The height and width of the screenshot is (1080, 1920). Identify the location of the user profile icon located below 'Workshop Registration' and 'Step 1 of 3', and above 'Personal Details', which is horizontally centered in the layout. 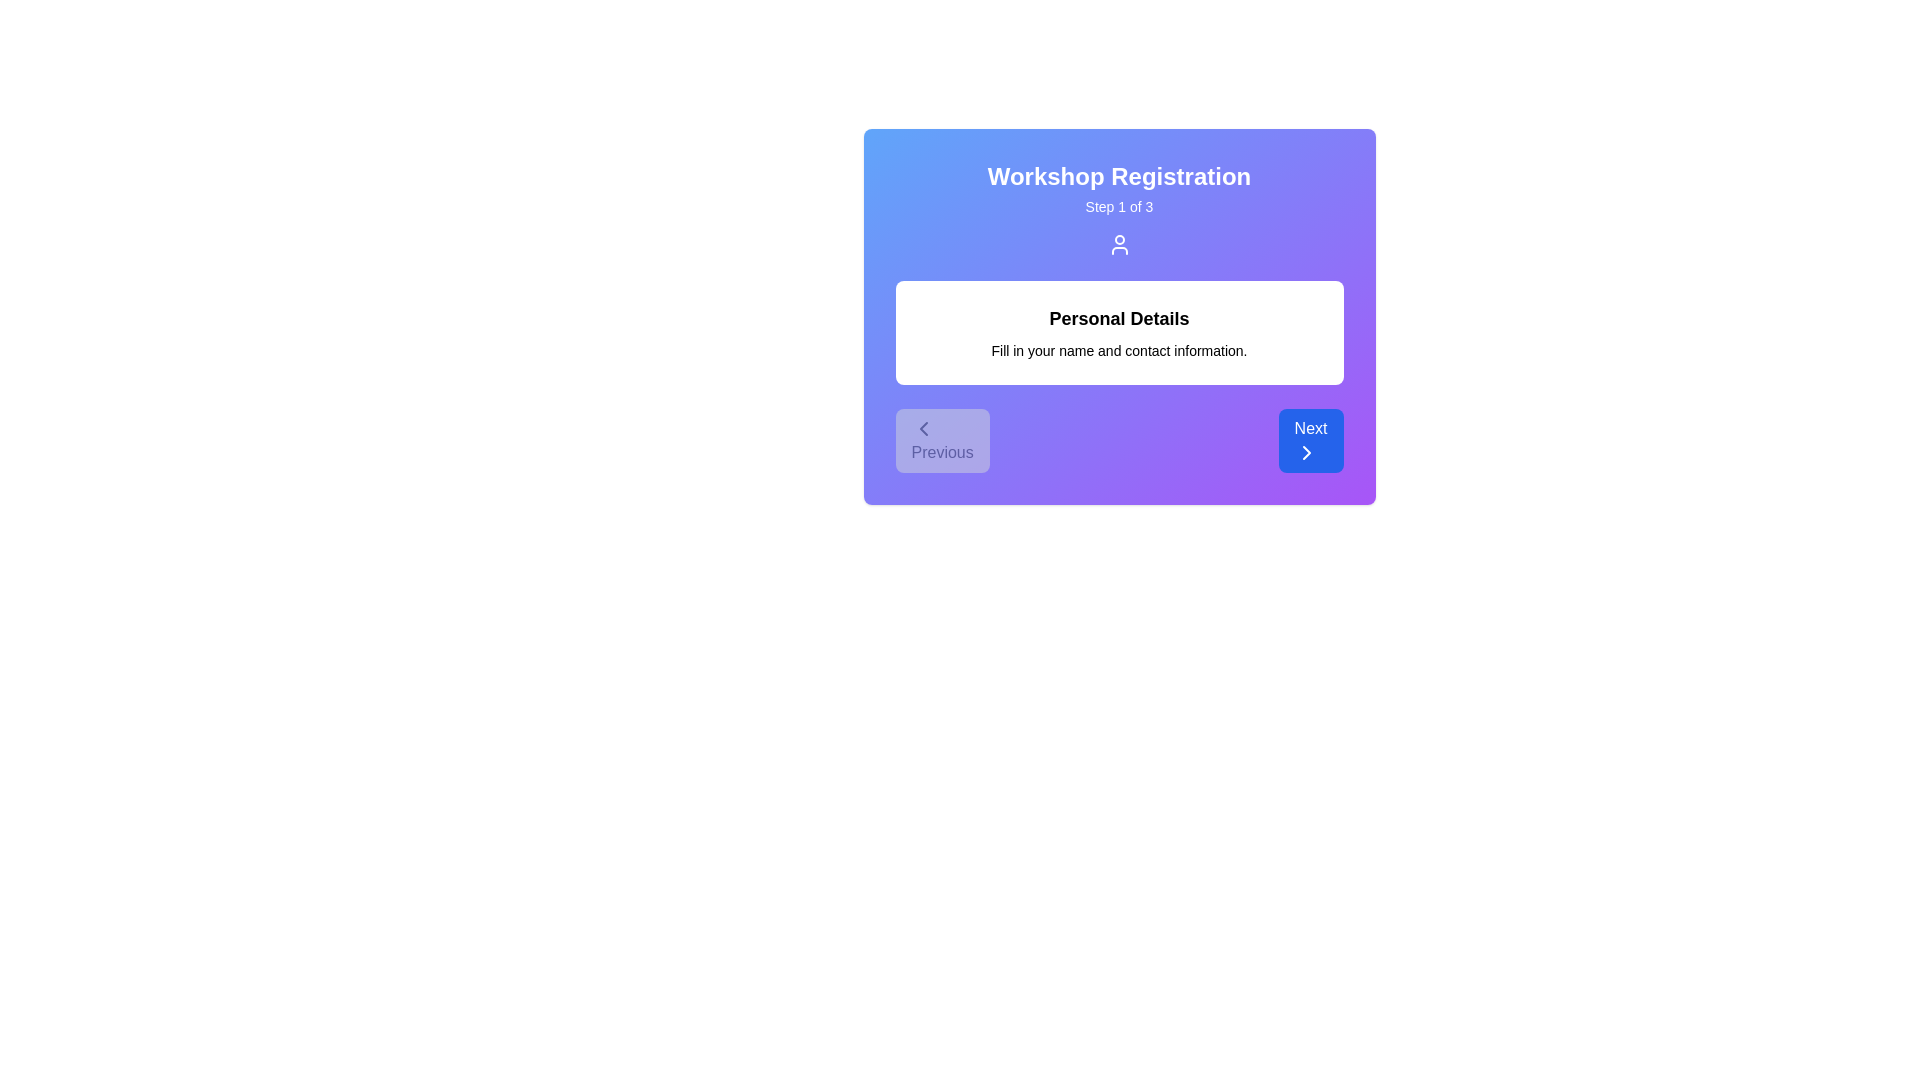
(1118, 244).